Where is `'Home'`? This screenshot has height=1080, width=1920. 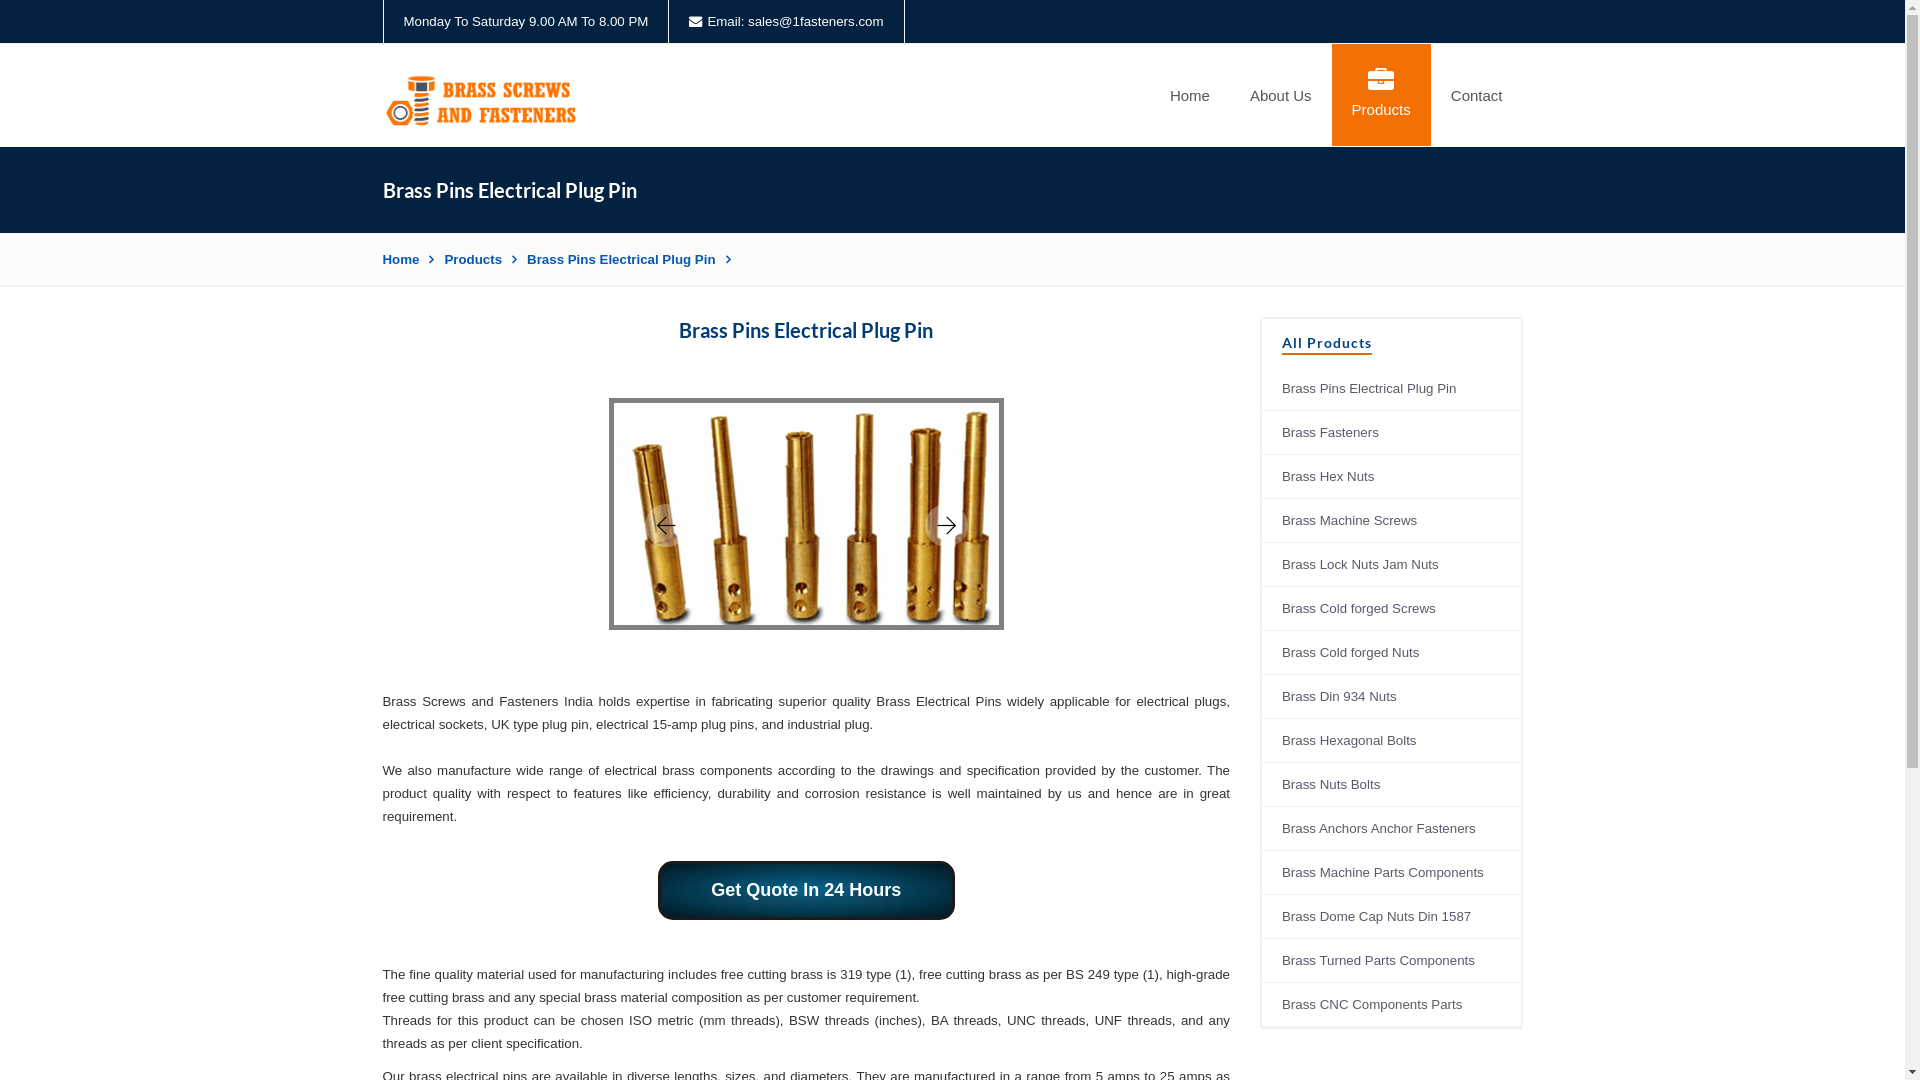
'Home' is located at coordinates (1190, 95).